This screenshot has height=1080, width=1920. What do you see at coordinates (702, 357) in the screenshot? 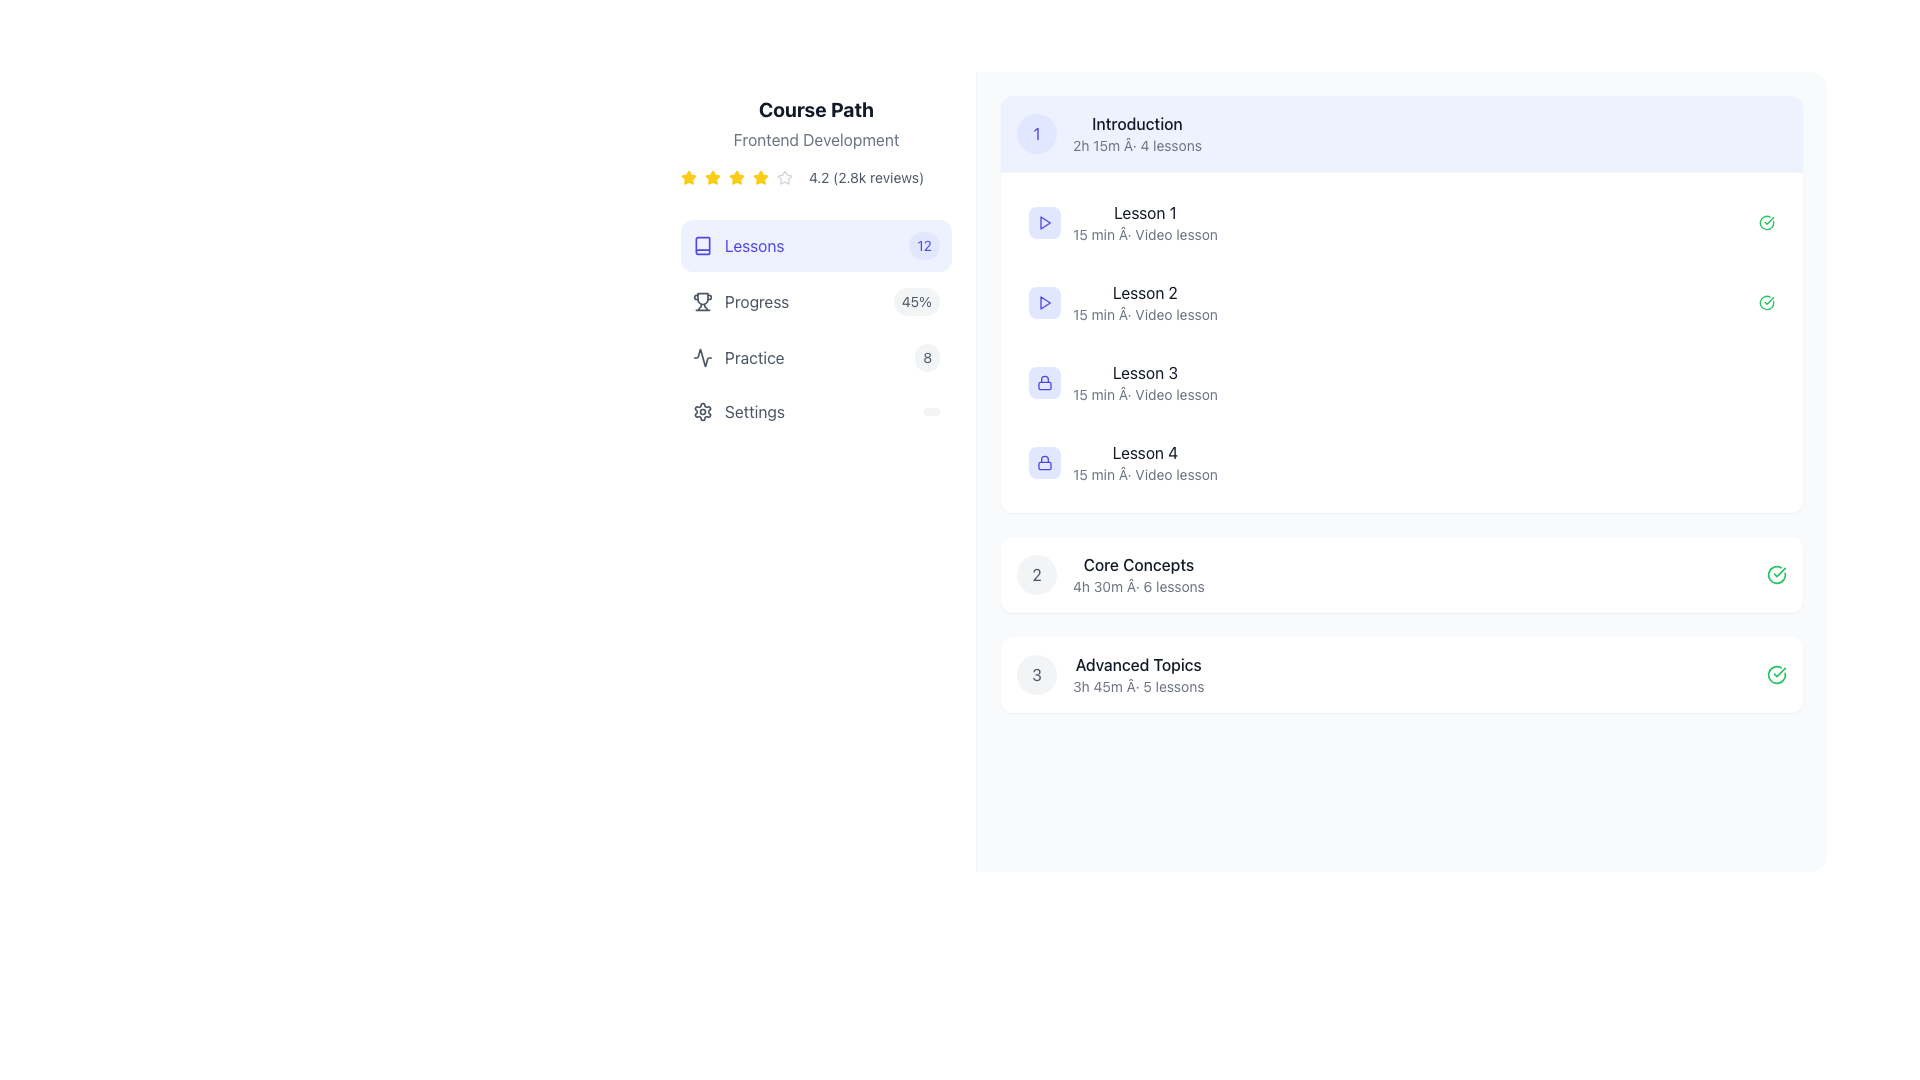
I see `the 'Practice' icon in the sidebar navigation menu` at bounding box center [702, 357].